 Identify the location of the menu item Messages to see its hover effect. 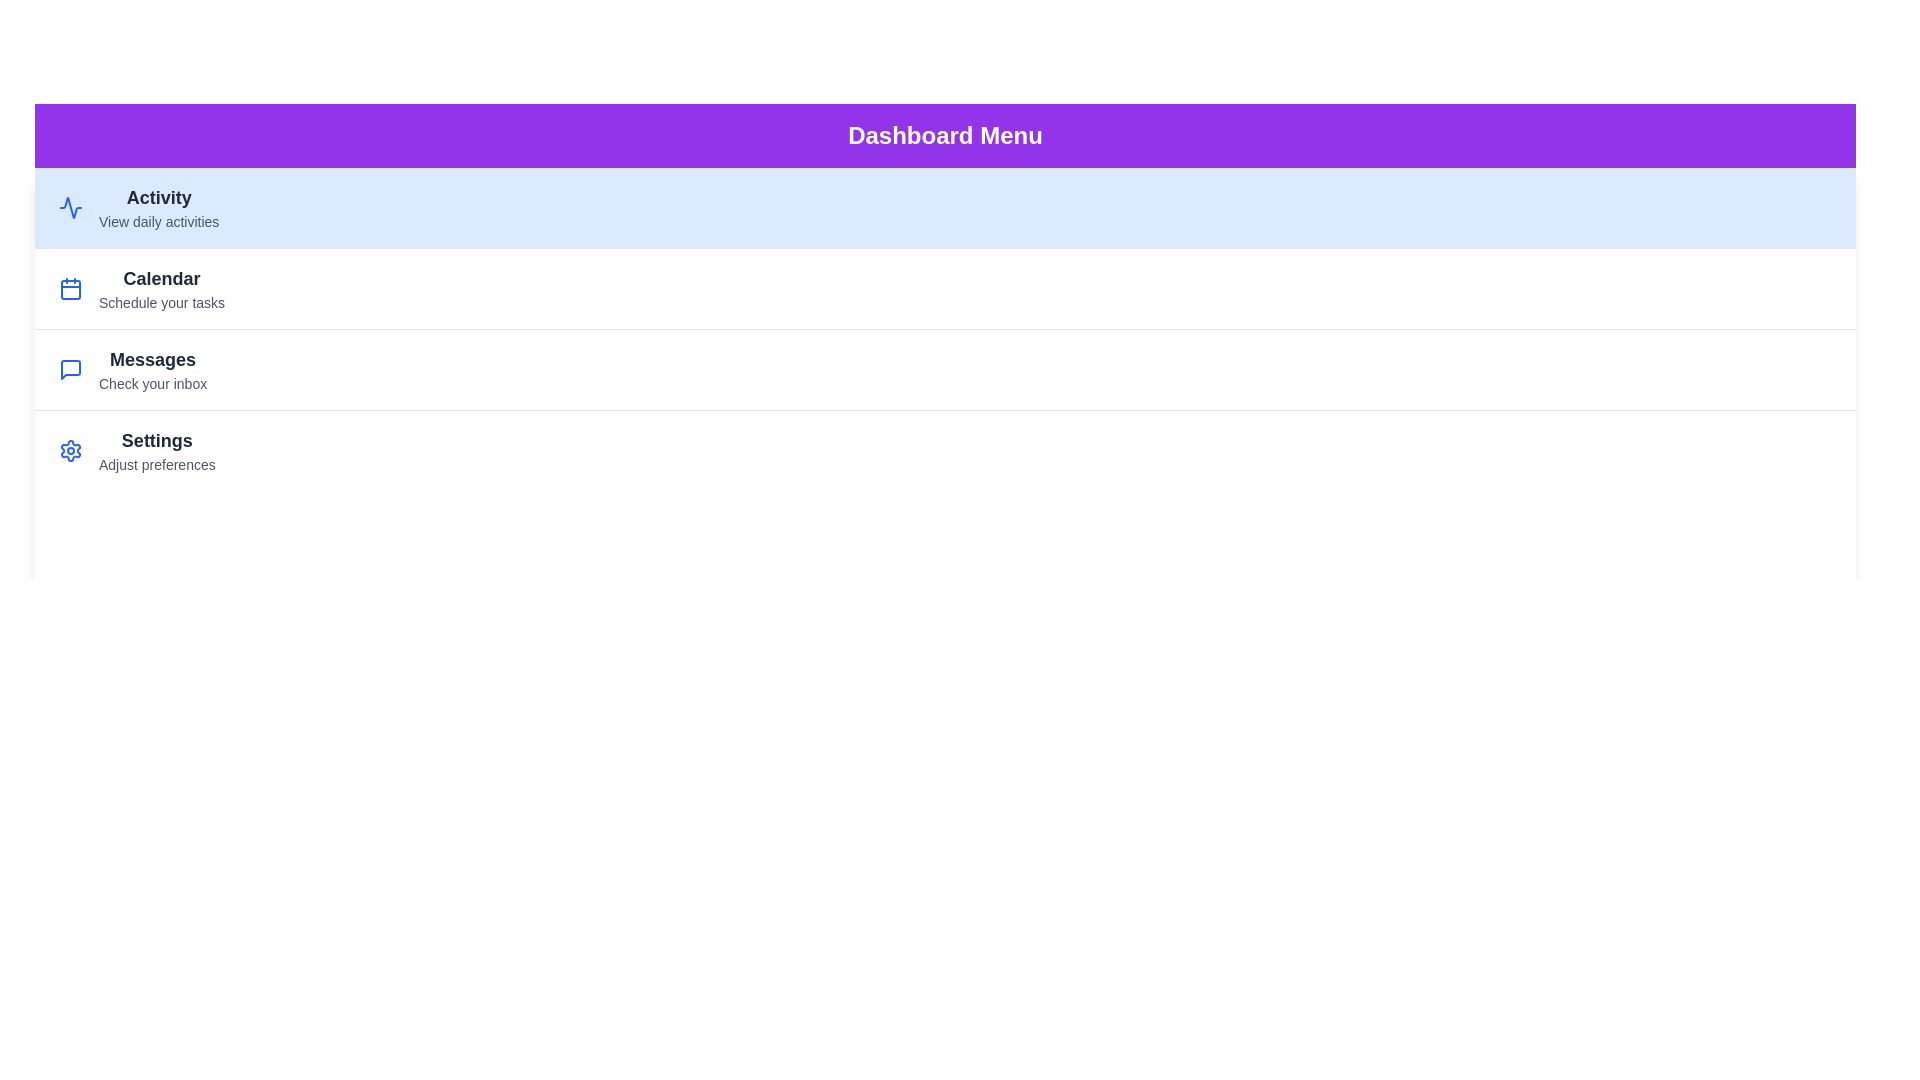
(944, 369).